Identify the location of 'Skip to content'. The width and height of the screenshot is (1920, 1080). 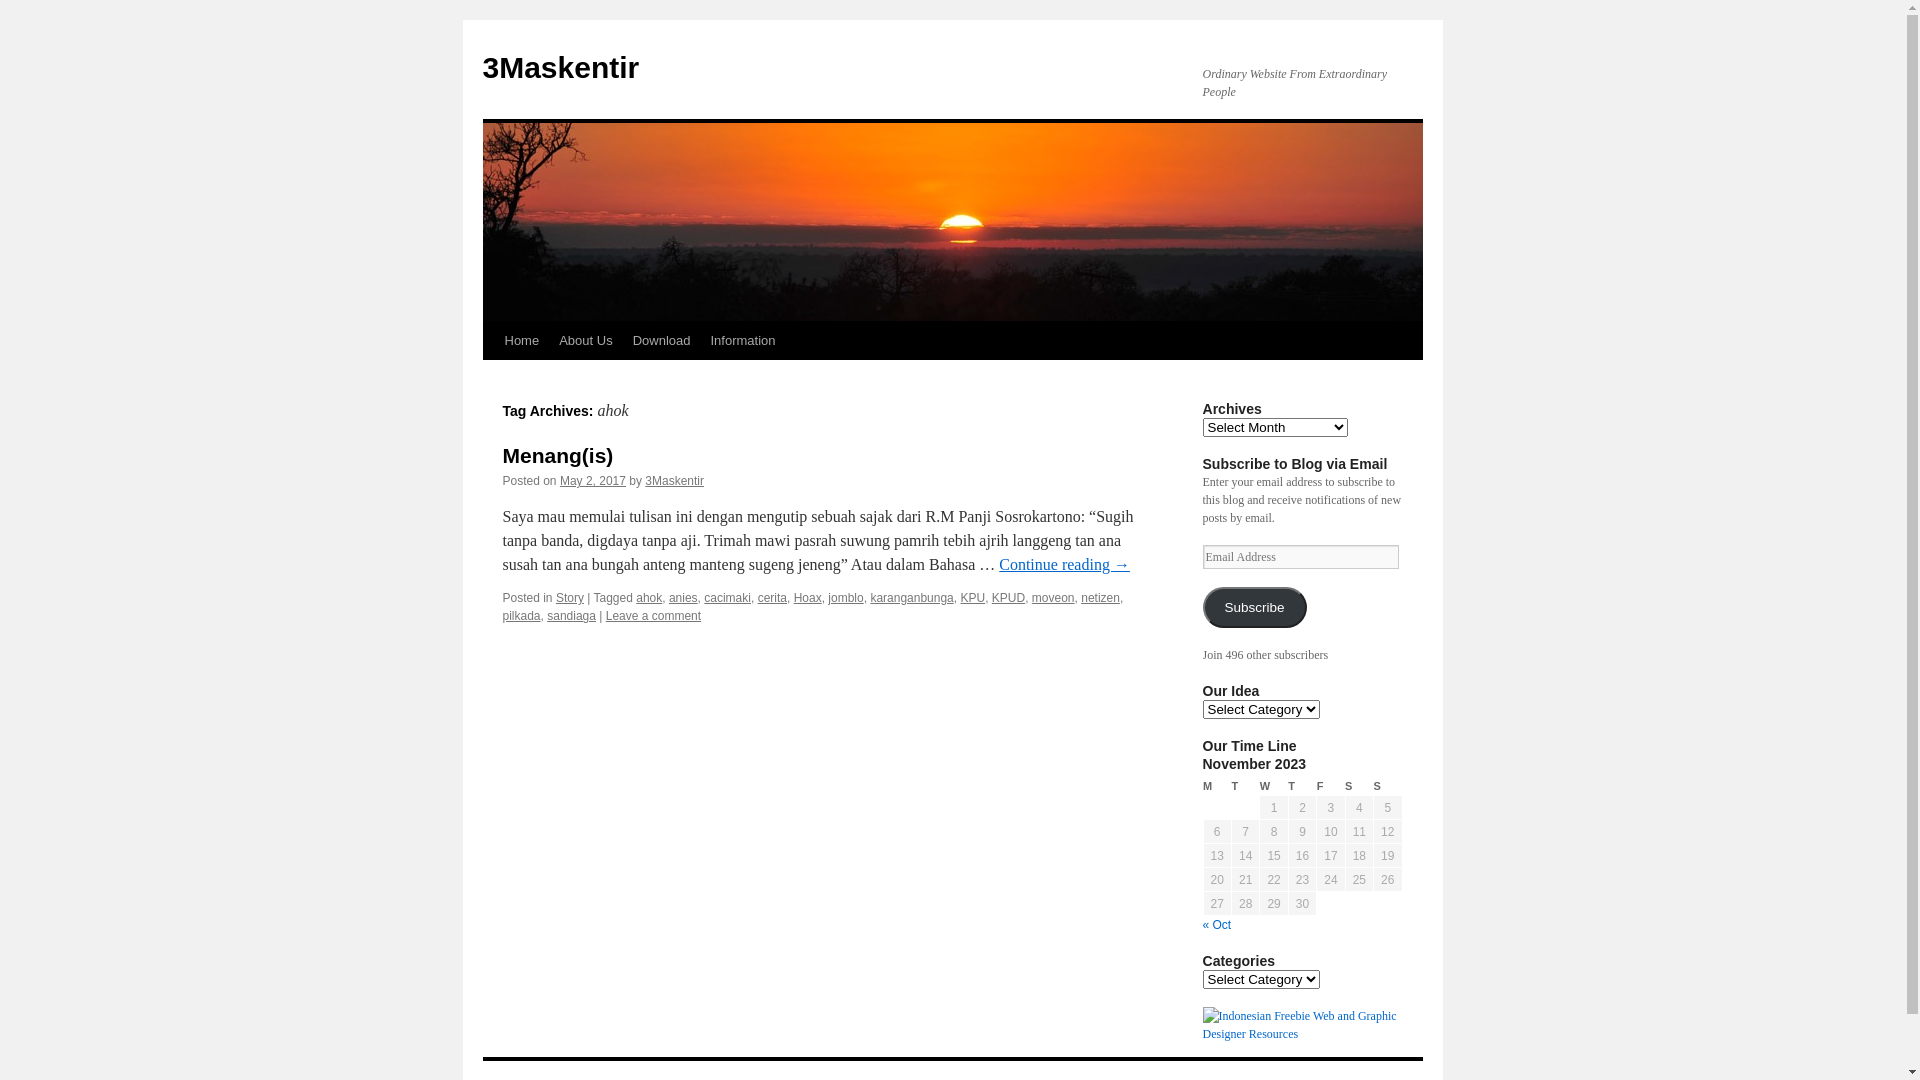
(491, 378).